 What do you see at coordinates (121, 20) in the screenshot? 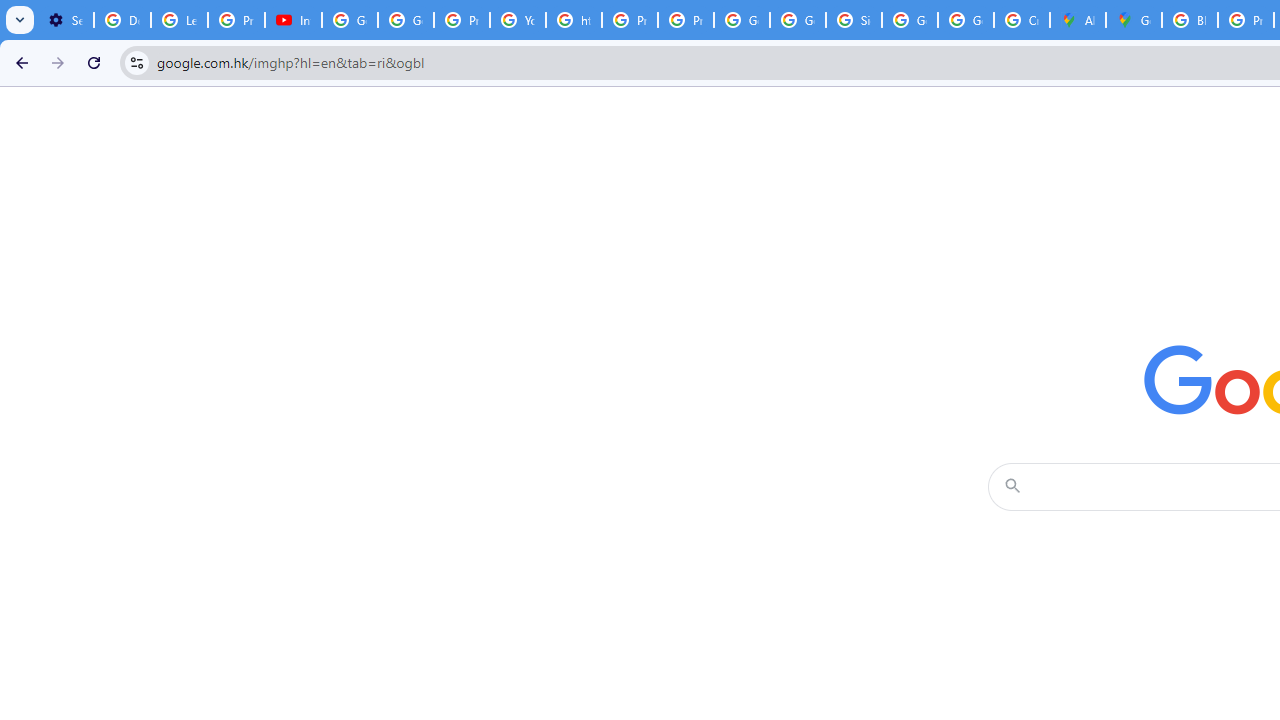
I see `'Delete photos & videos - Computer - Google Photos Help'` at bounding box center [121, 20].